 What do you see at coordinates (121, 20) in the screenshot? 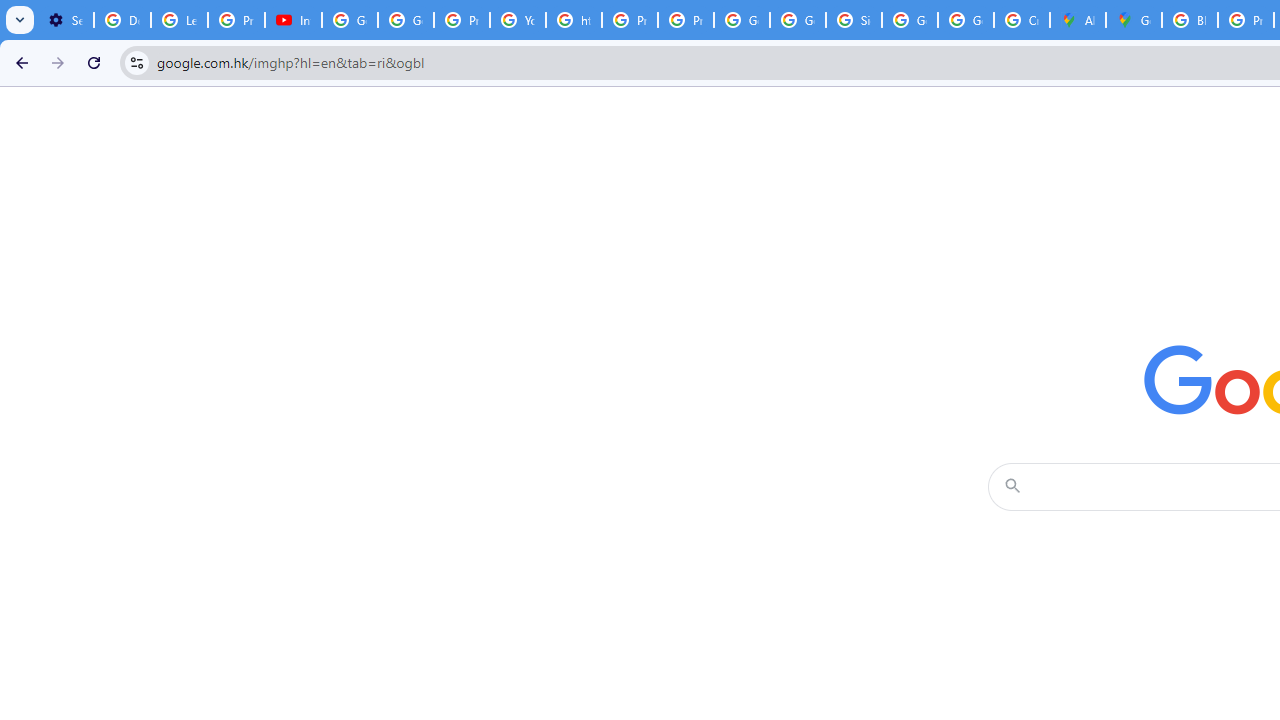
I see `'Delete photos & videos - Computer - Google Photos Help'` at bounding box center [121, 20].